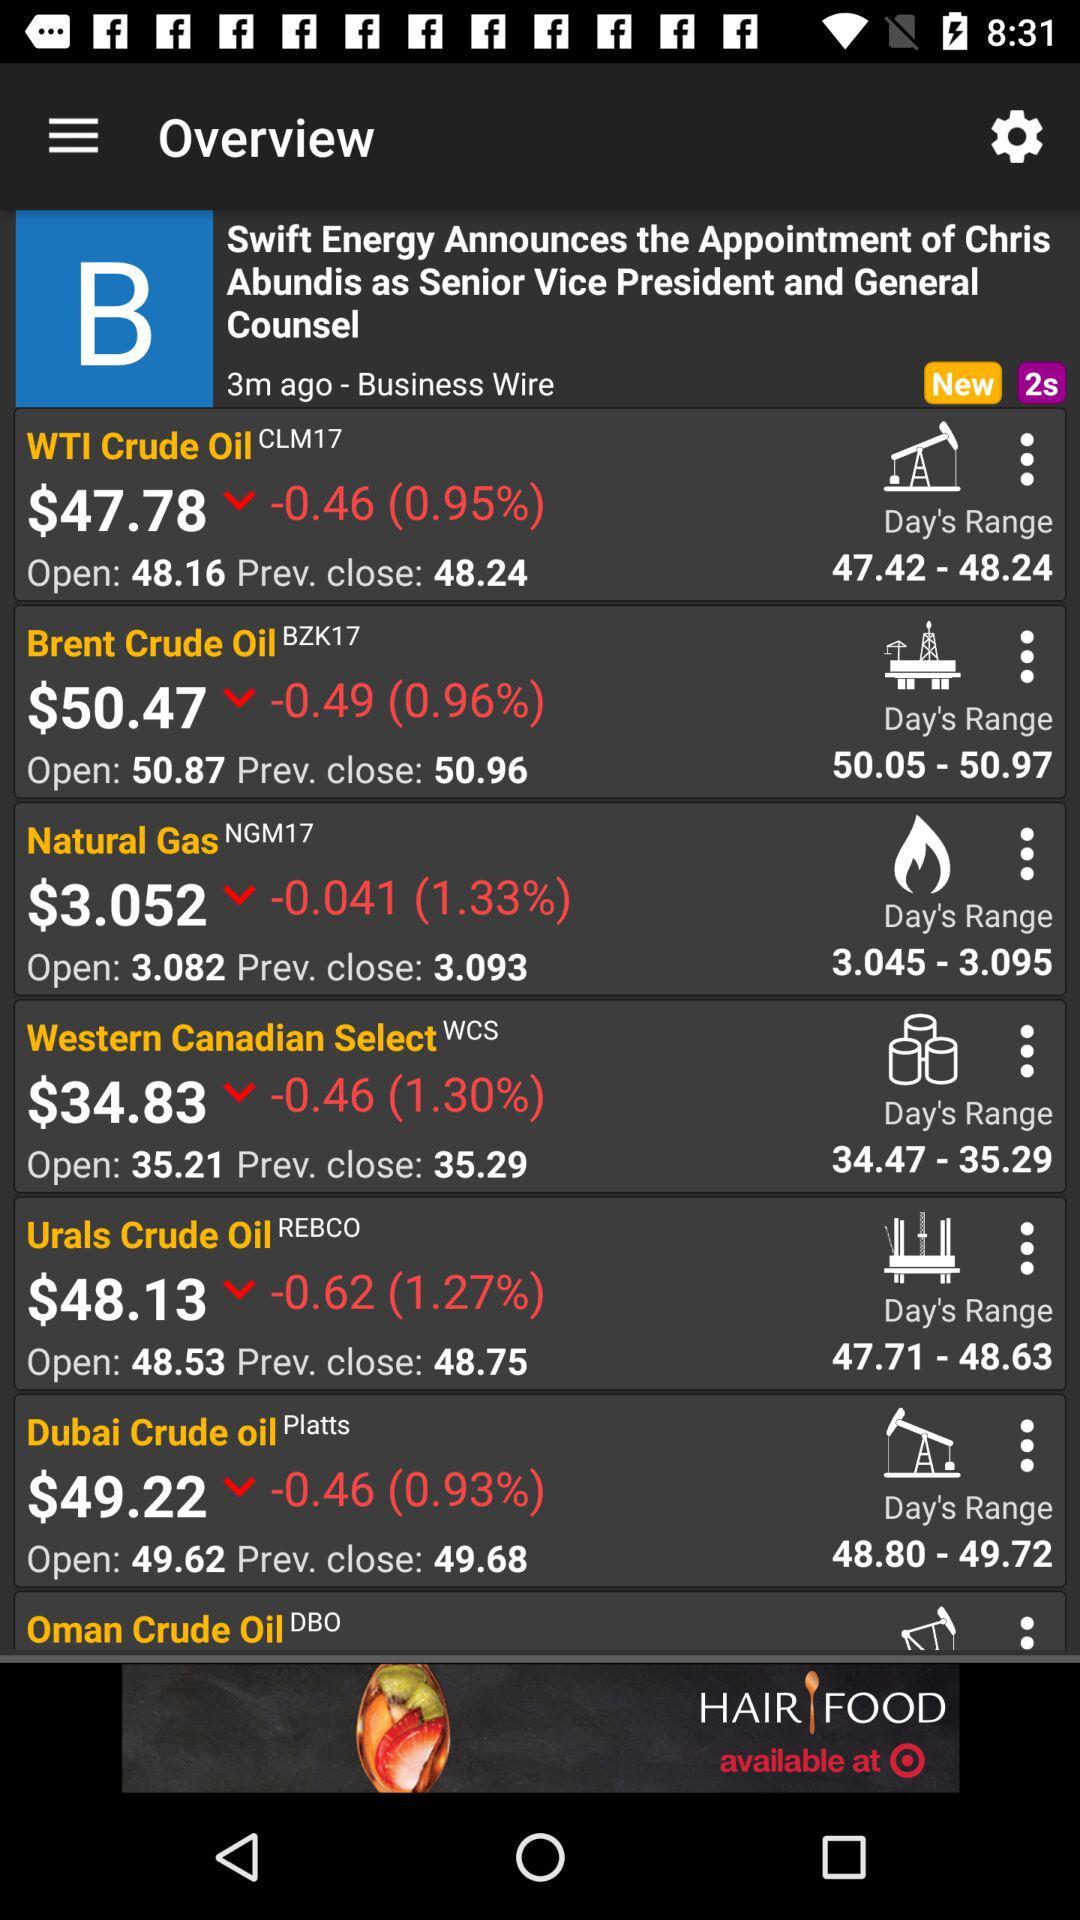 This screenshot has height=1920, width=1080. I want to click on expand menu, so click(1027, 1247).